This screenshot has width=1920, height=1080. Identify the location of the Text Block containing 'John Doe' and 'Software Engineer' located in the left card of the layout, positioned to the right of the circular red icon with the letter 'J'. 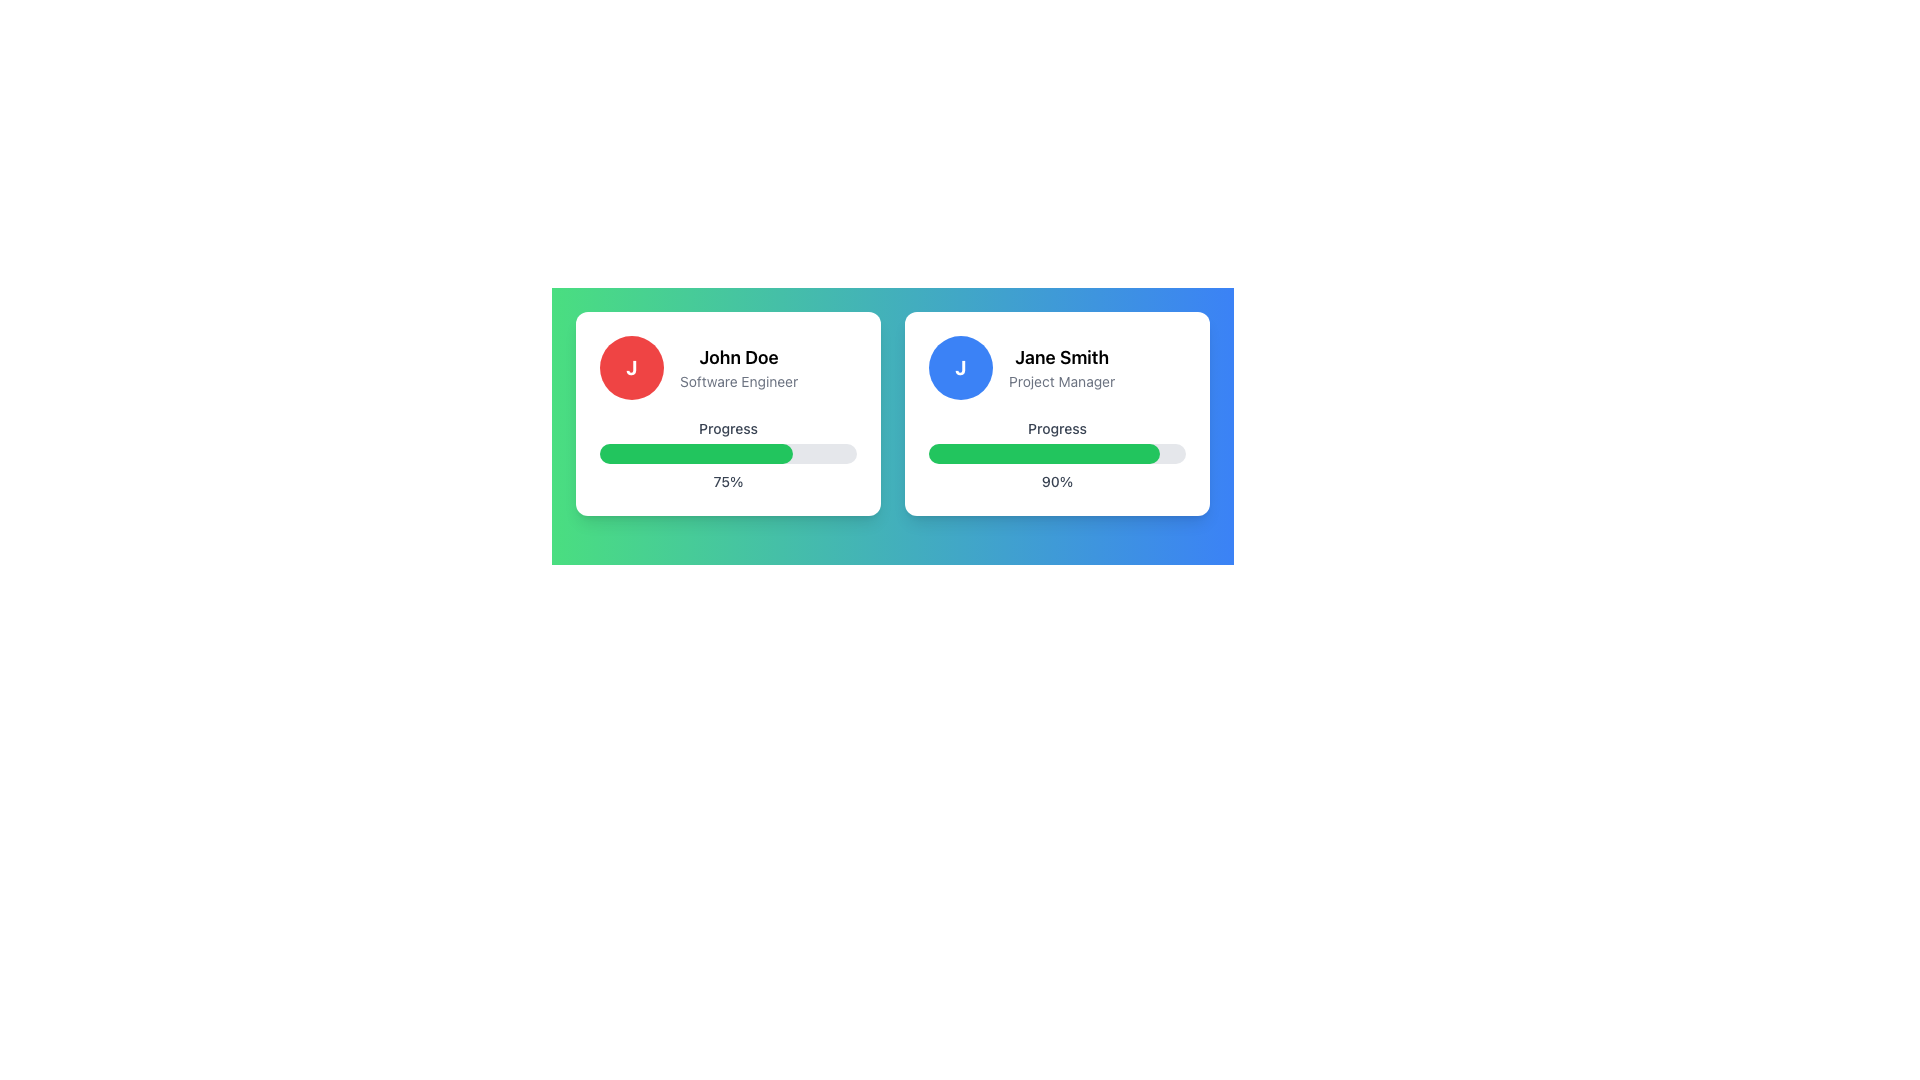
(738, 367).